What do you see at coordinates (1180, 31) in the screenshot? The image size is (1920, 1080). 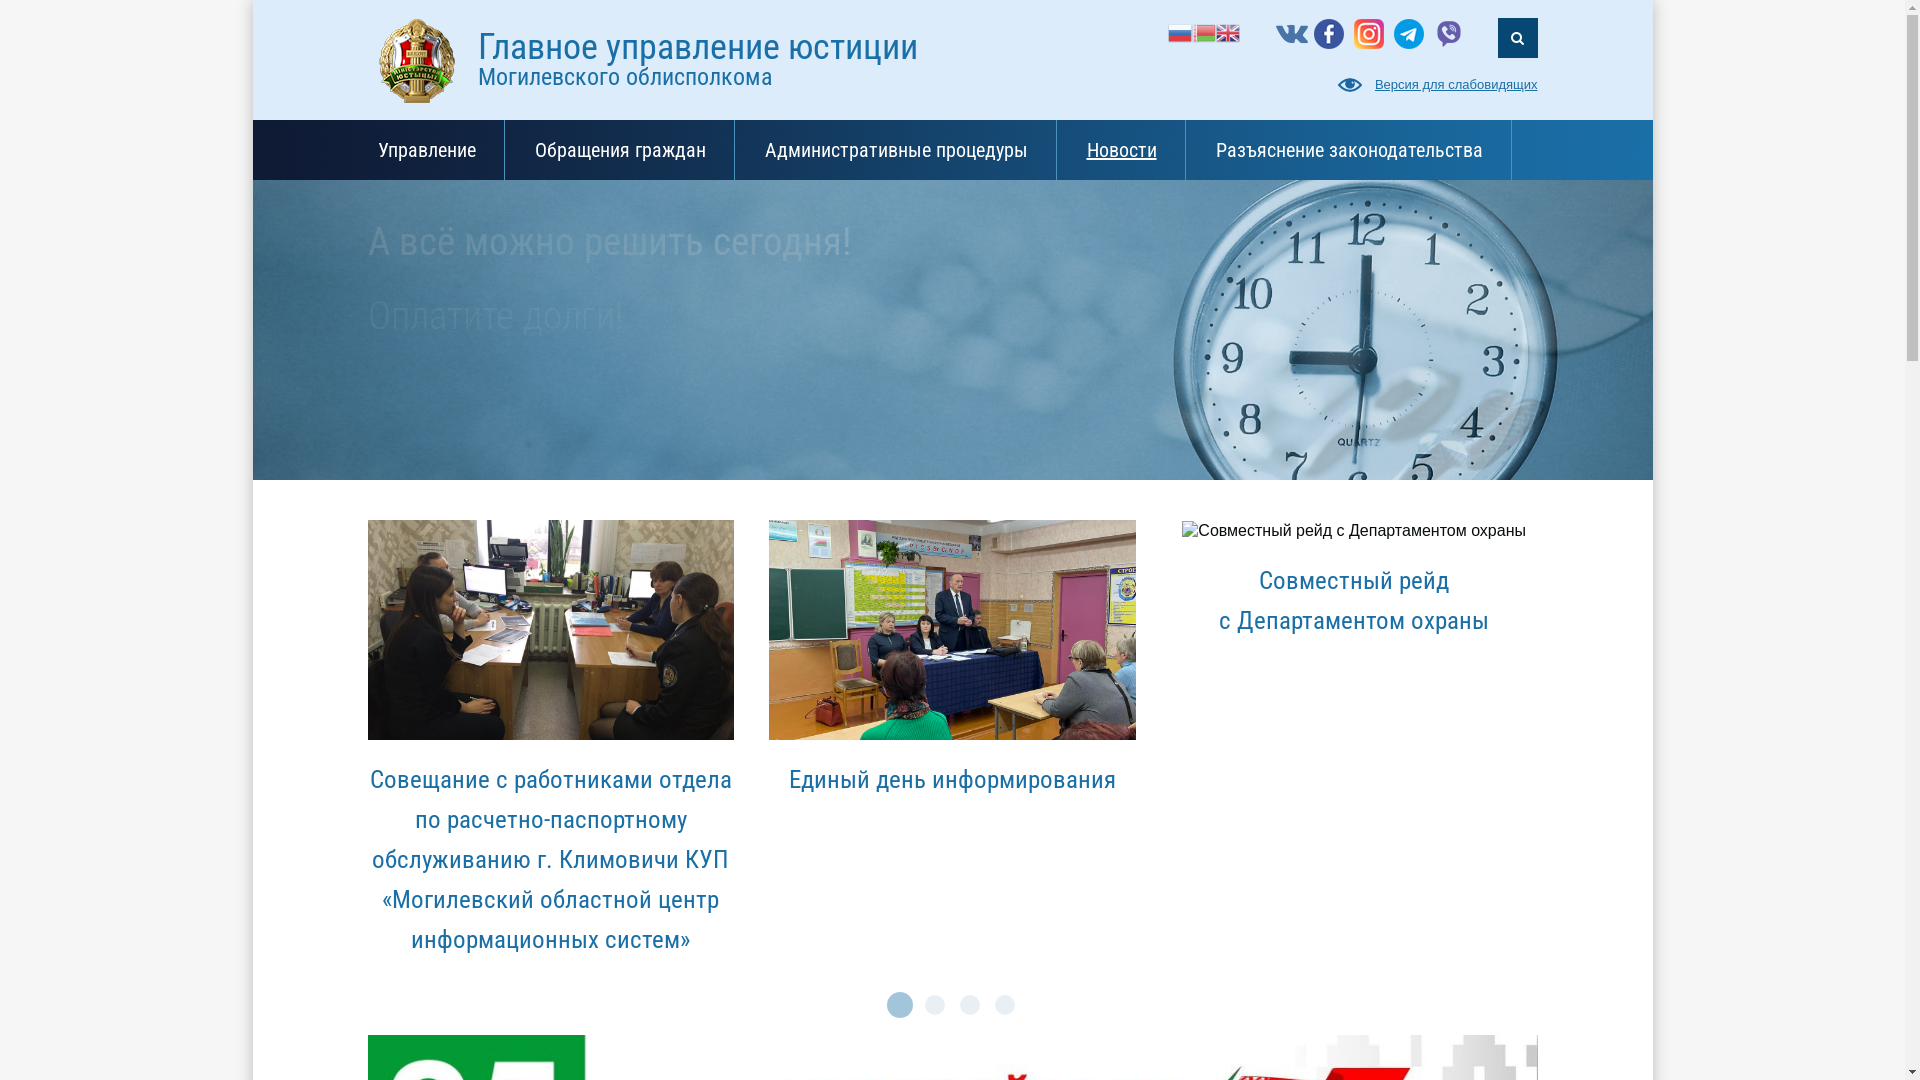 I see `'Russian'` at bounding box center [1180, 31].